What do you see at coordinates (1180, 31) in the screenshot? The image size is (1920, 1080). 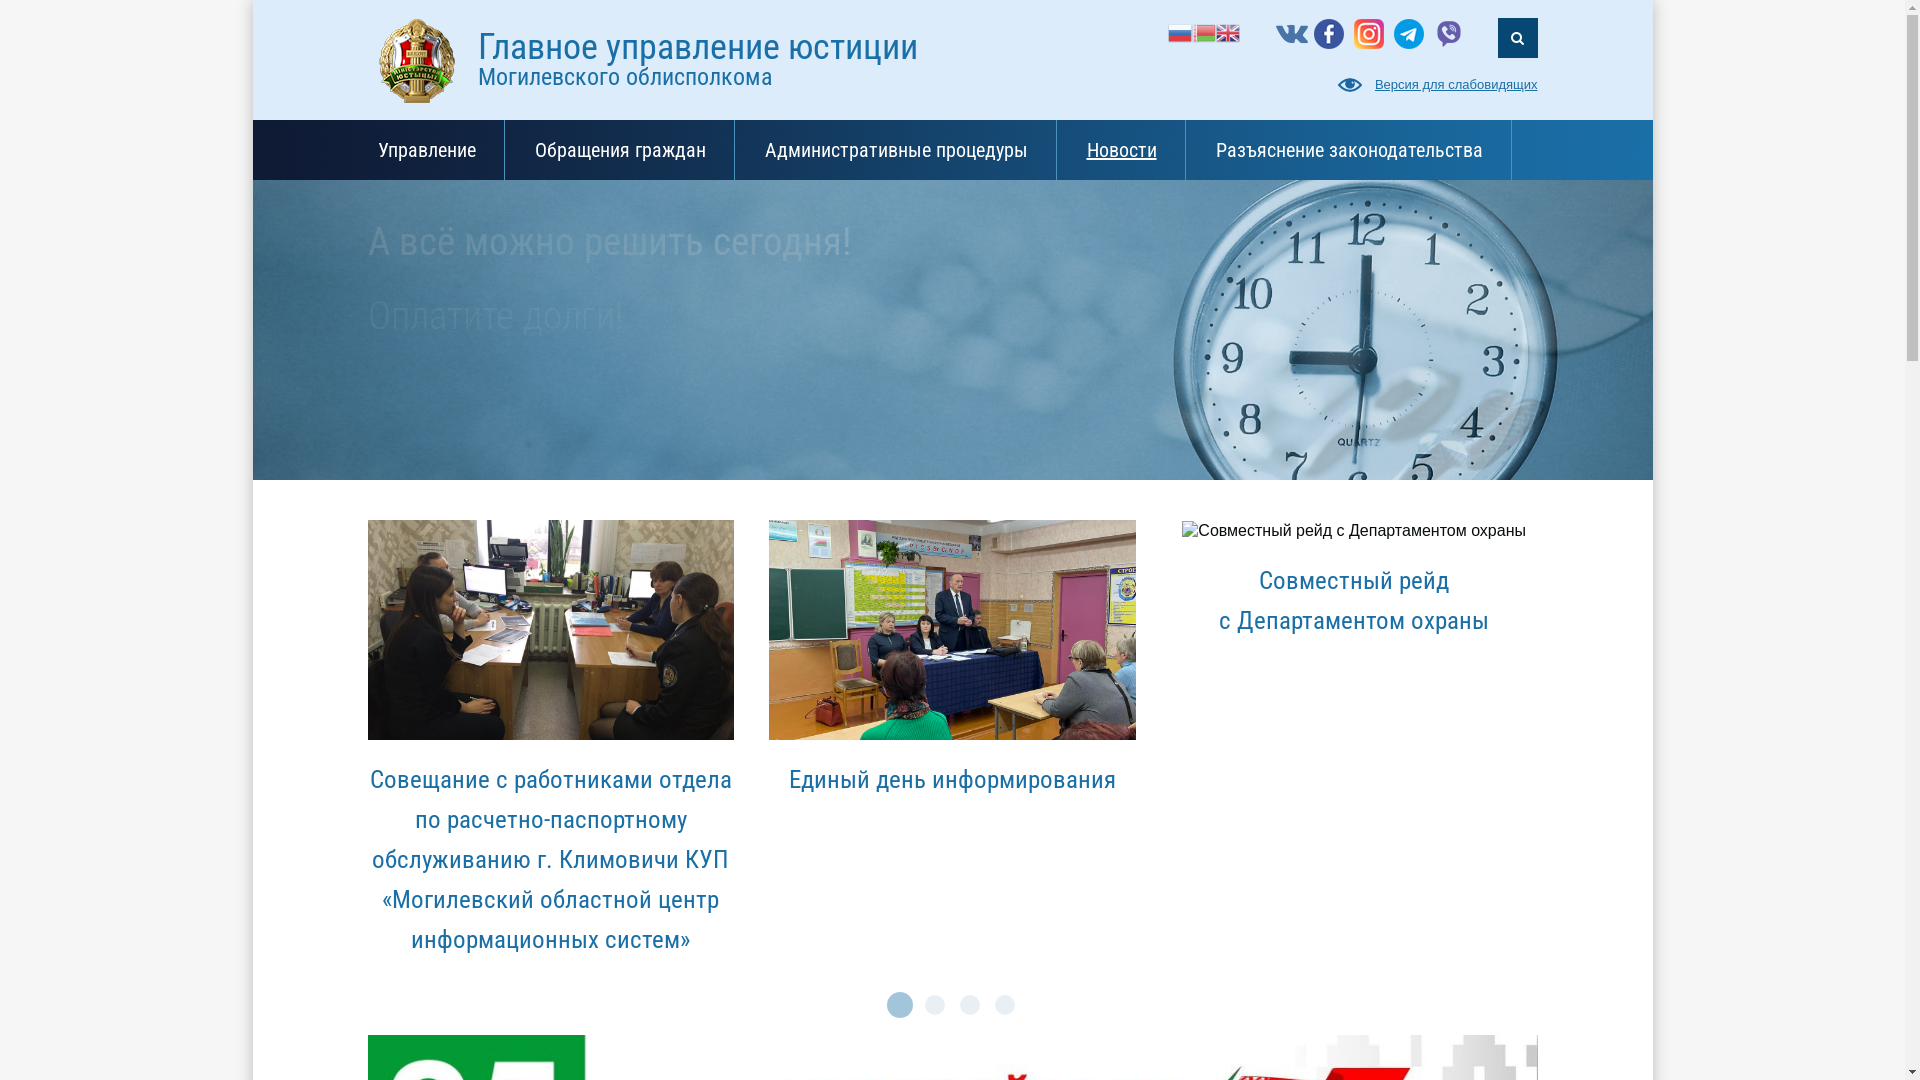 I see `'Russian'` at bounding box center [1180, 31].